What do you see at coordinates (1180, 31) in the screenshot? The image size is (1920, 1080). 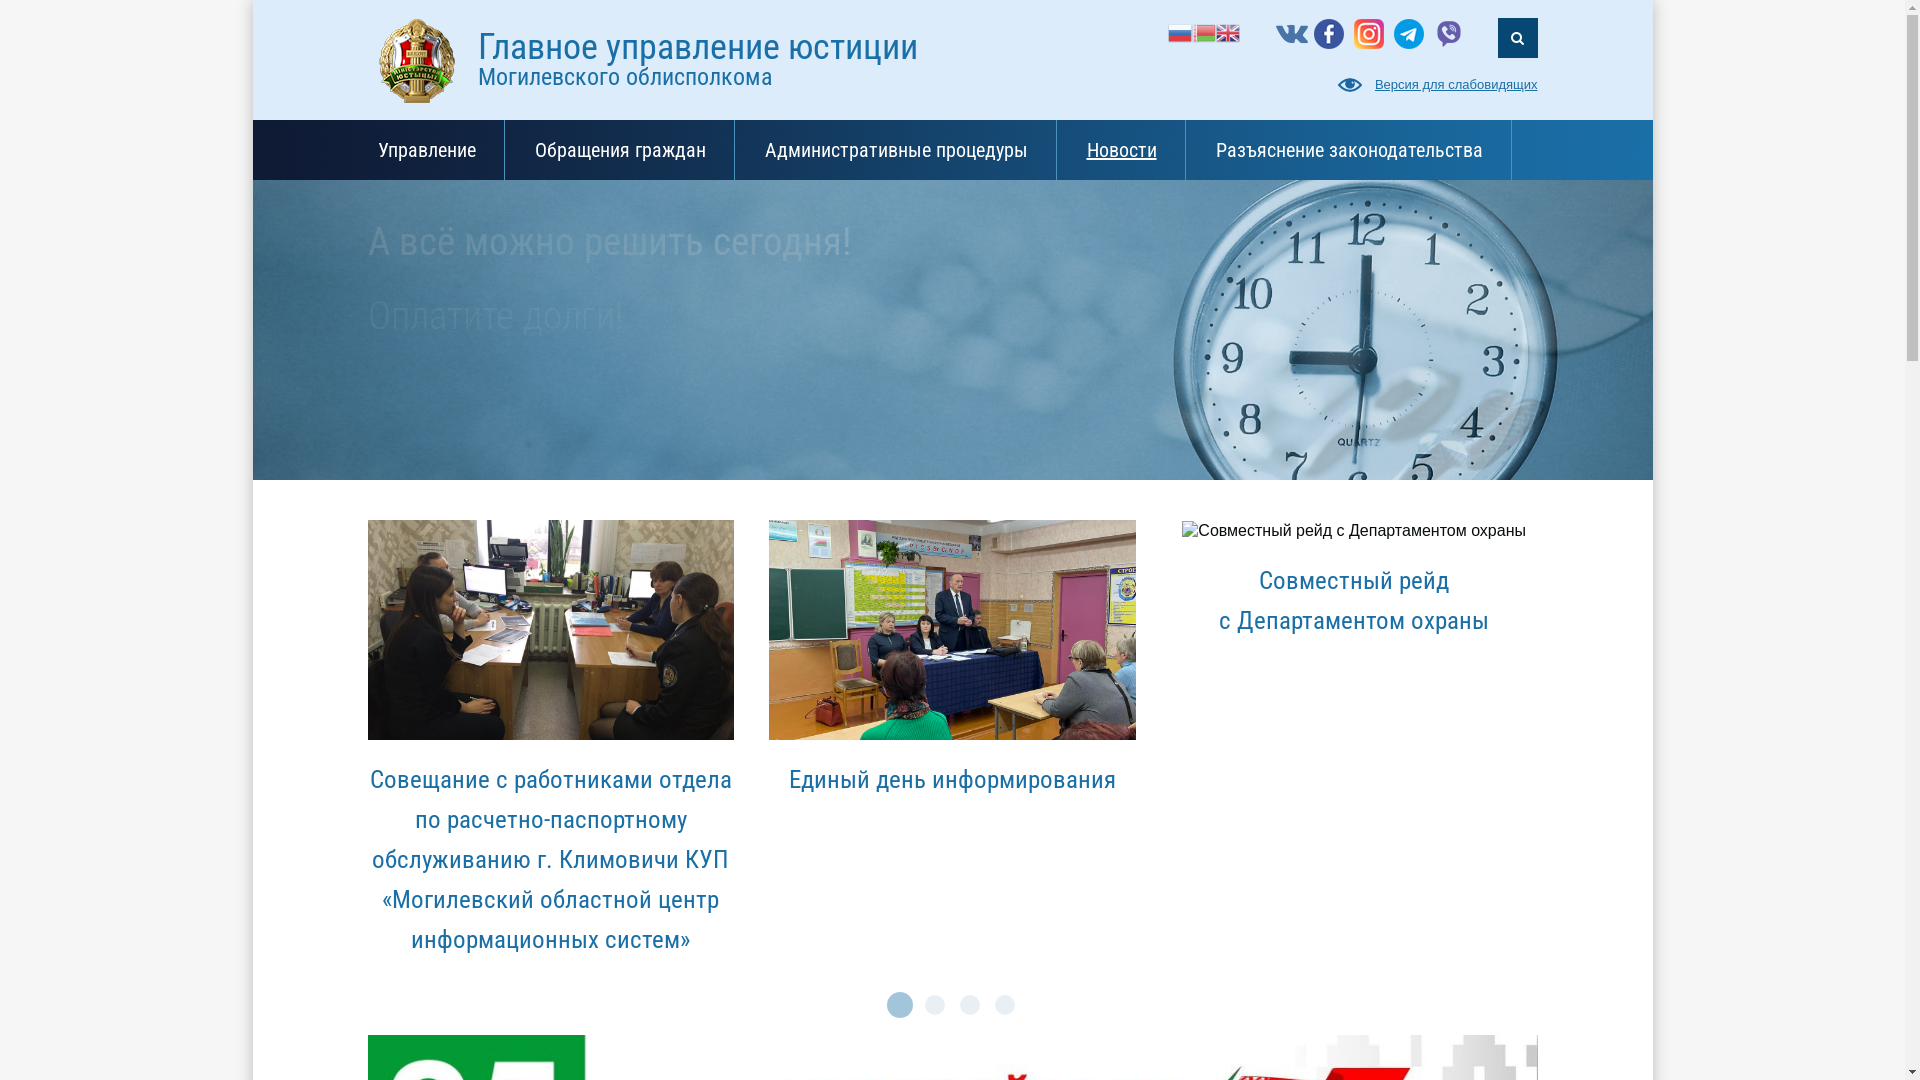 I see `'Russian'` at bounding box center [1180, 31].